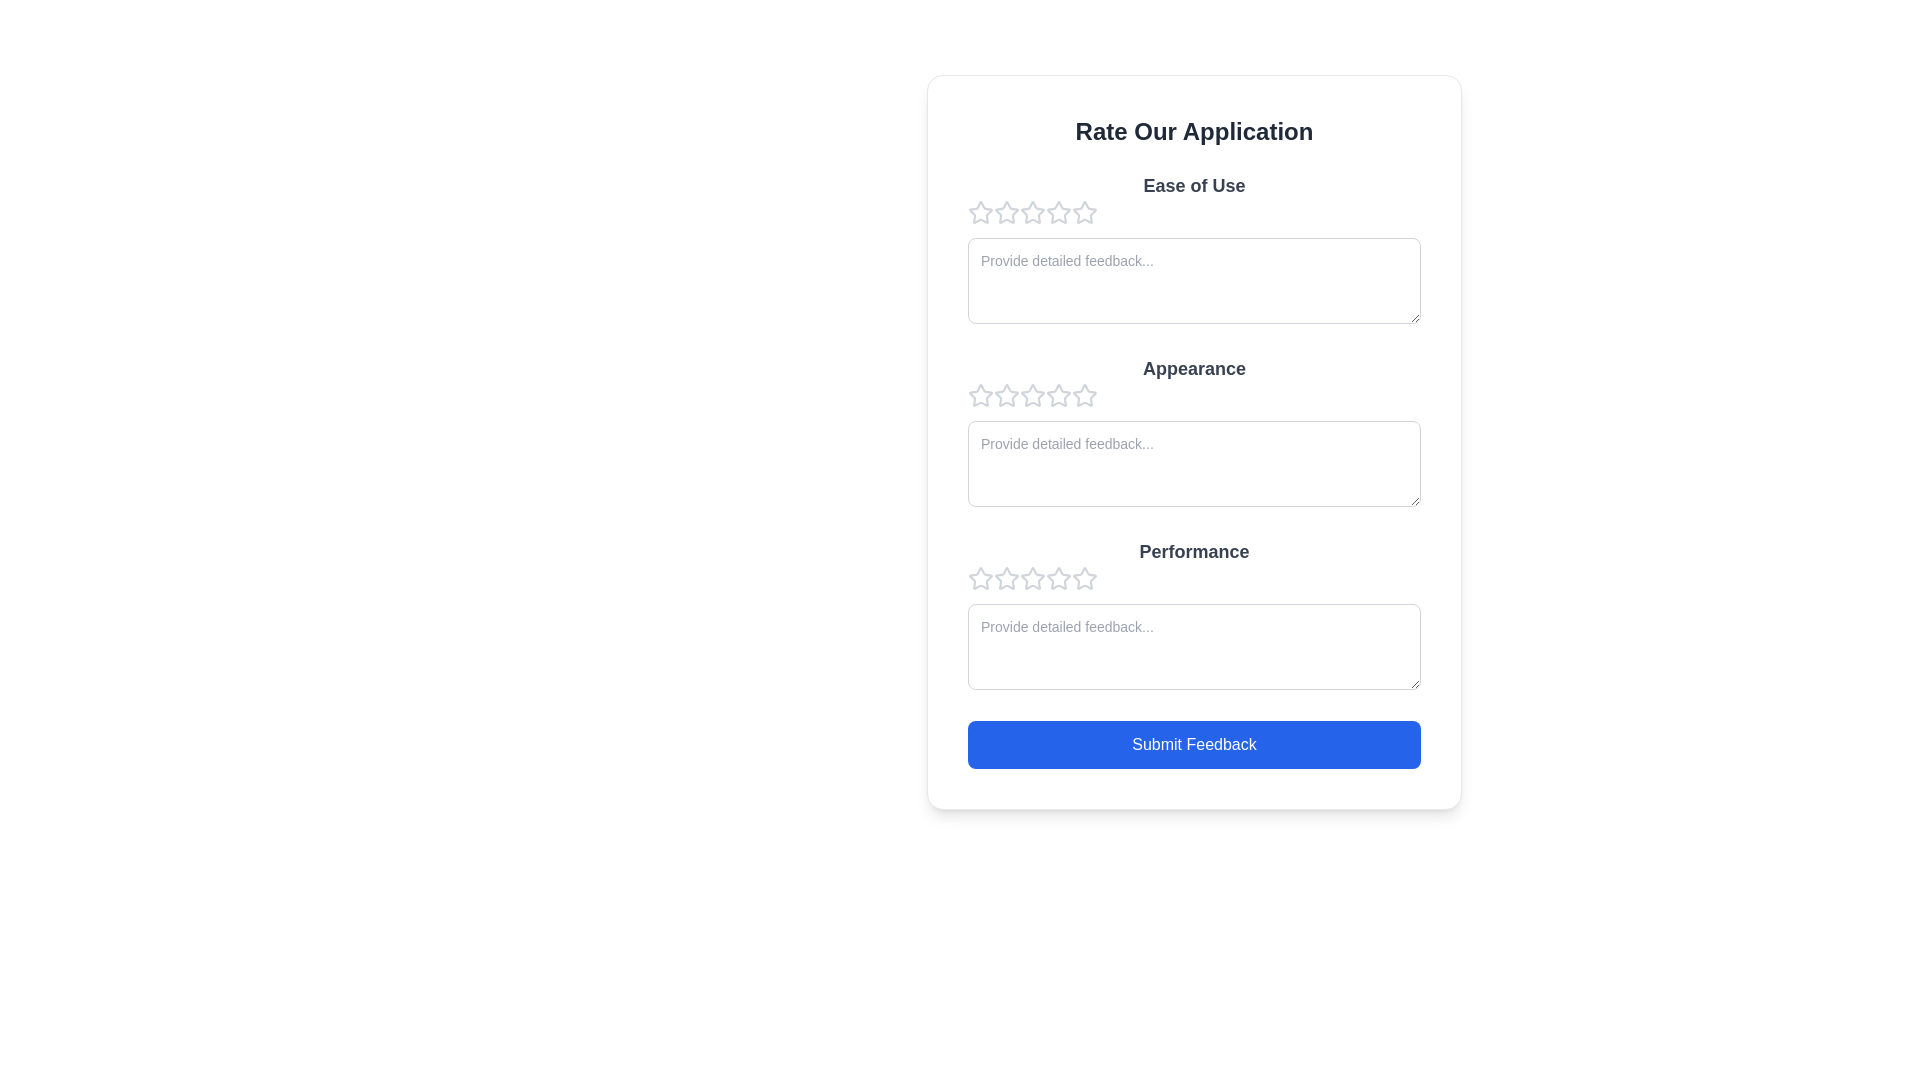 This screenshot has width=1920, height=1080. I want to click on the second star icon in the horizontal sequence representing the 'Ease of Use' rating, which is currently in a non-selected state with a light gray fill, so click(1032, 212).